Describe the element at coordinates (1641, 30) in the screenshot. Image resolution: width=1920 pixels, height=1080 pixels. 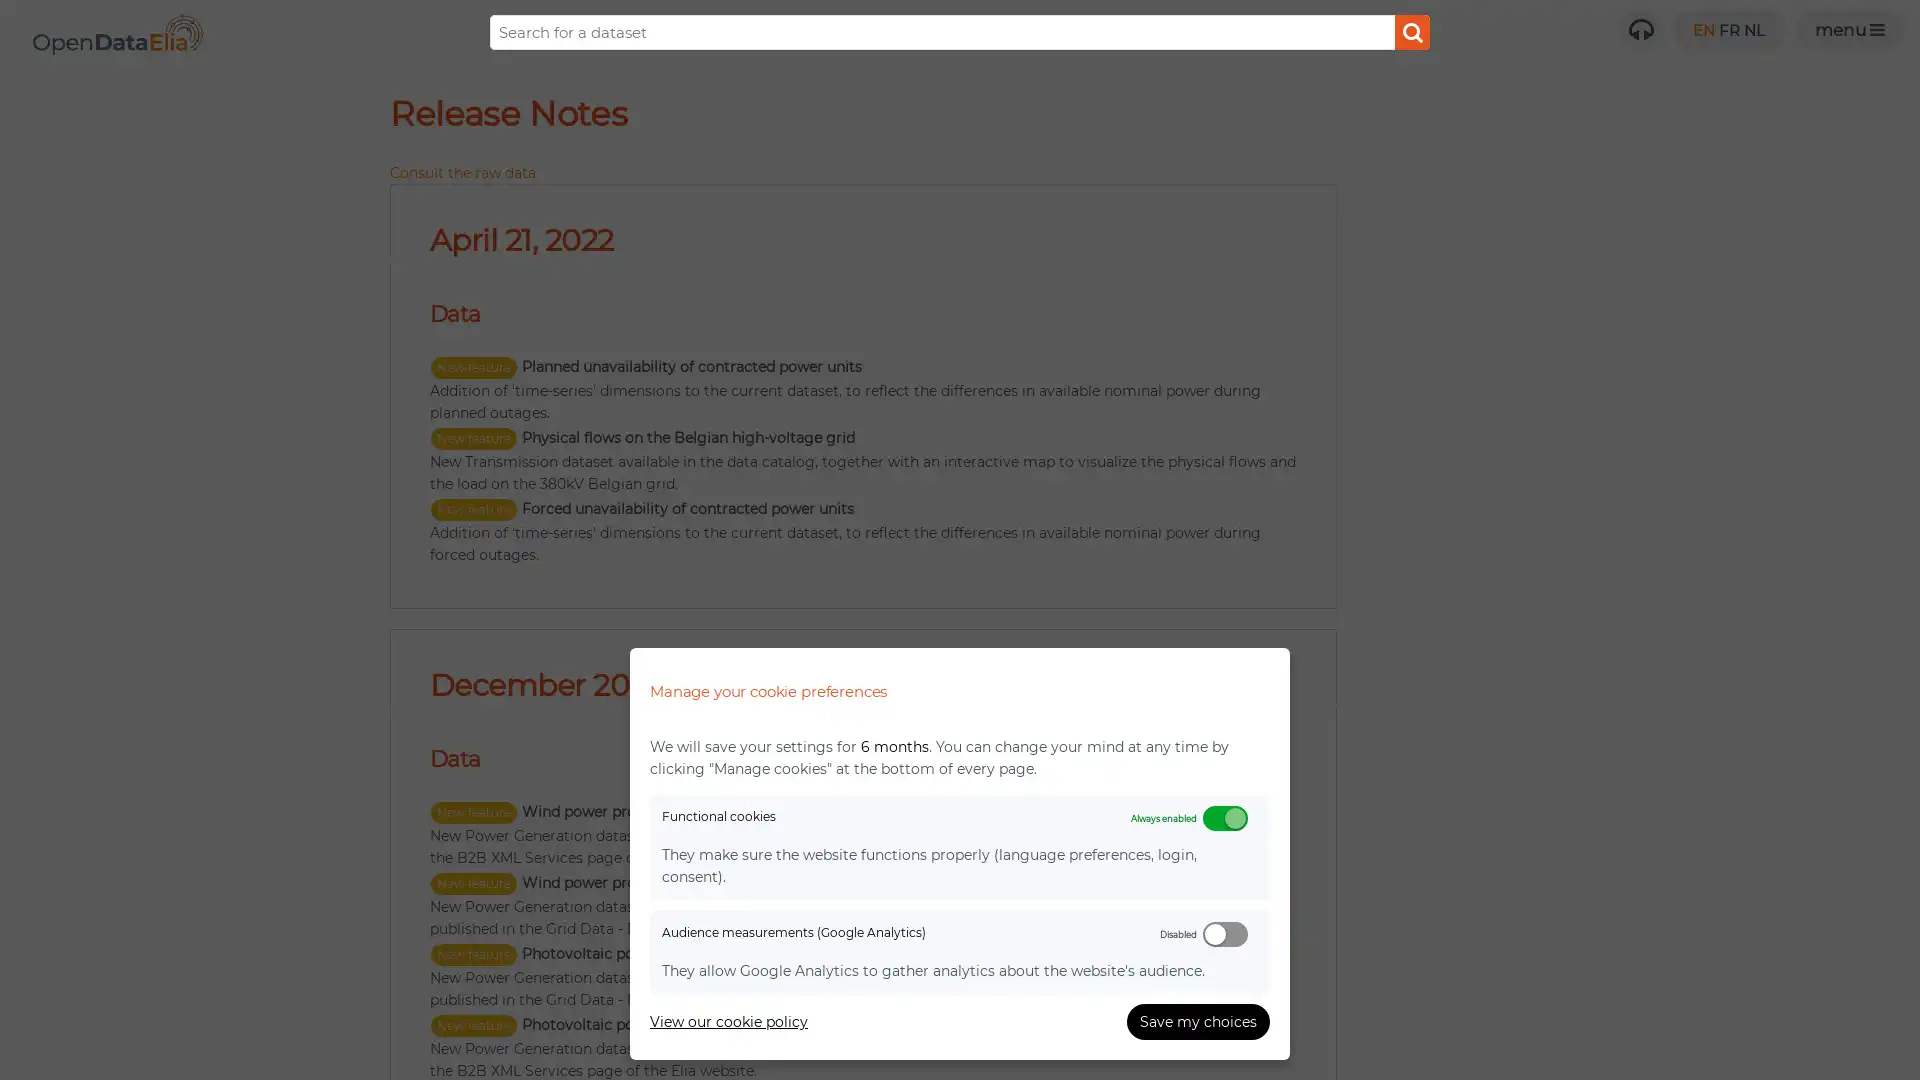
I see `Need help?` at that location.